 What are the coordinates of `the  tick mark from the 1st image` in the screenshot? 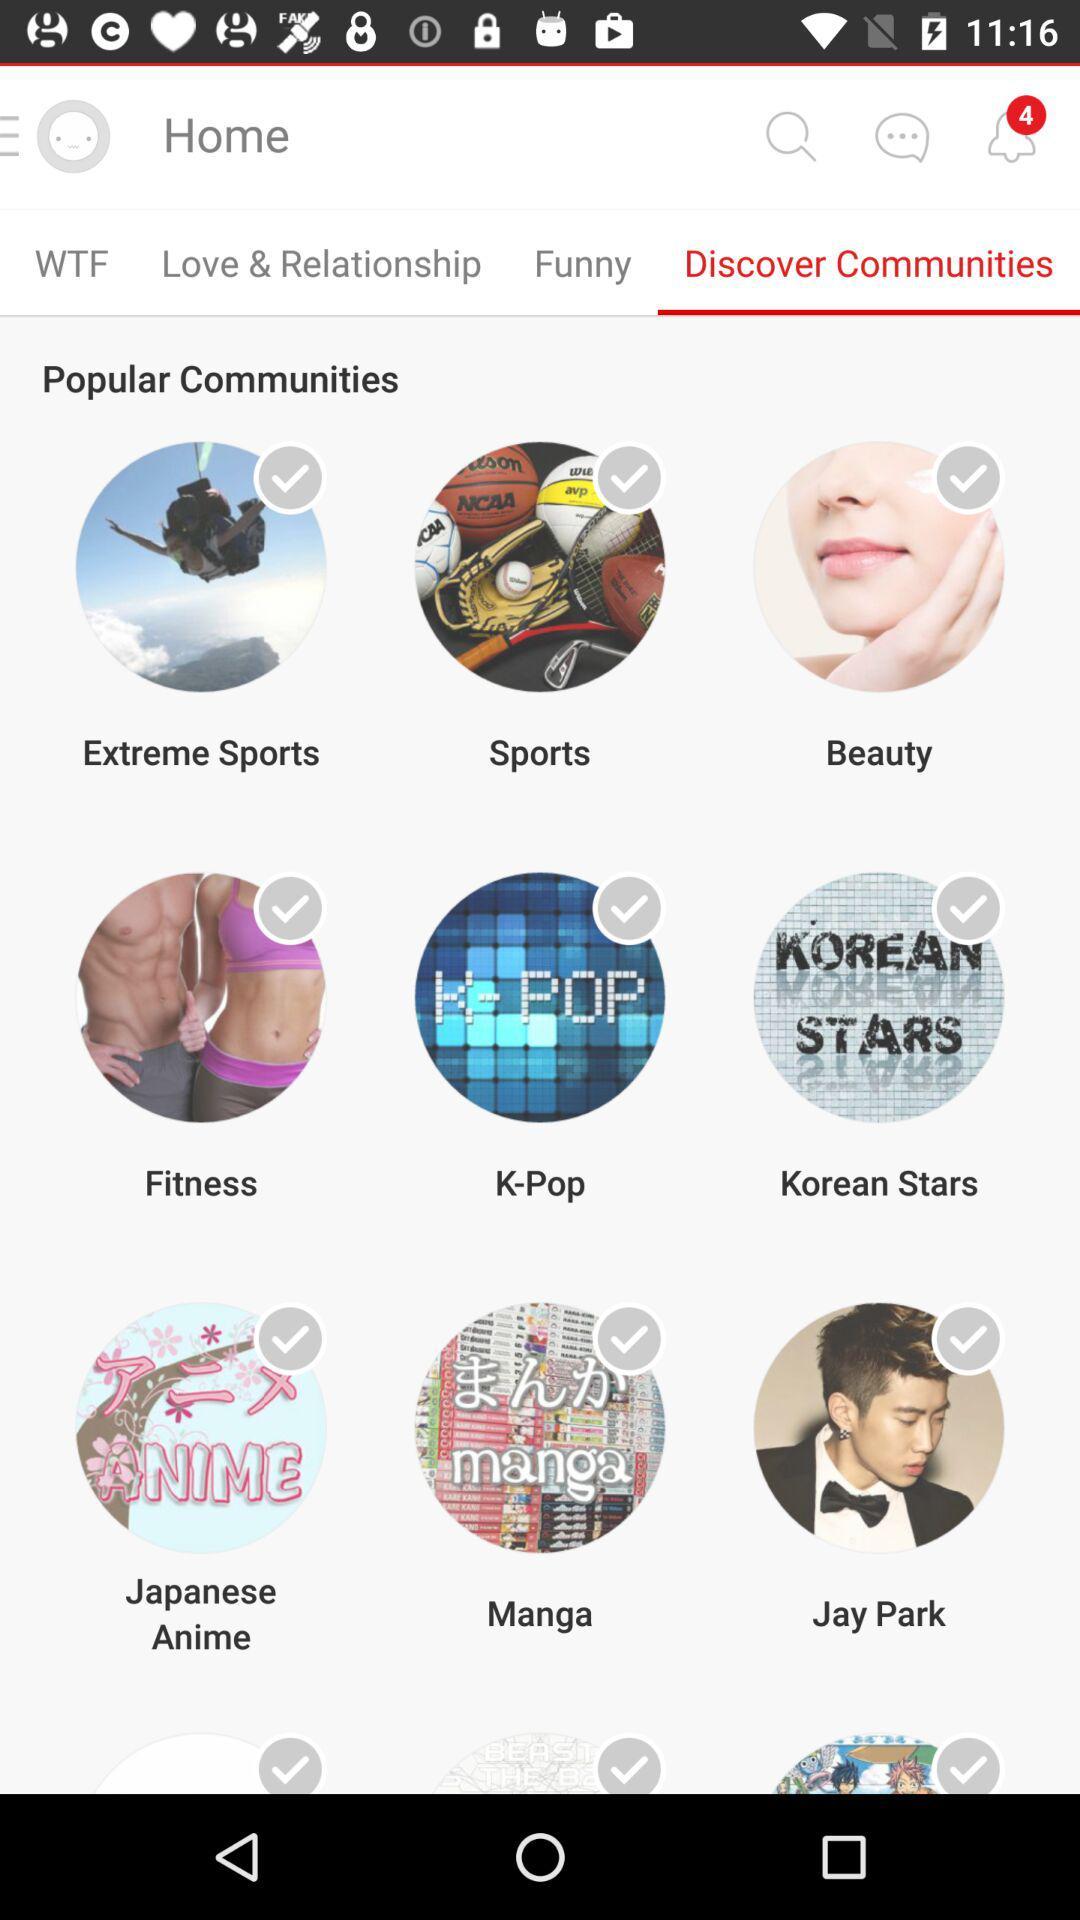 It's located at (290, 477).